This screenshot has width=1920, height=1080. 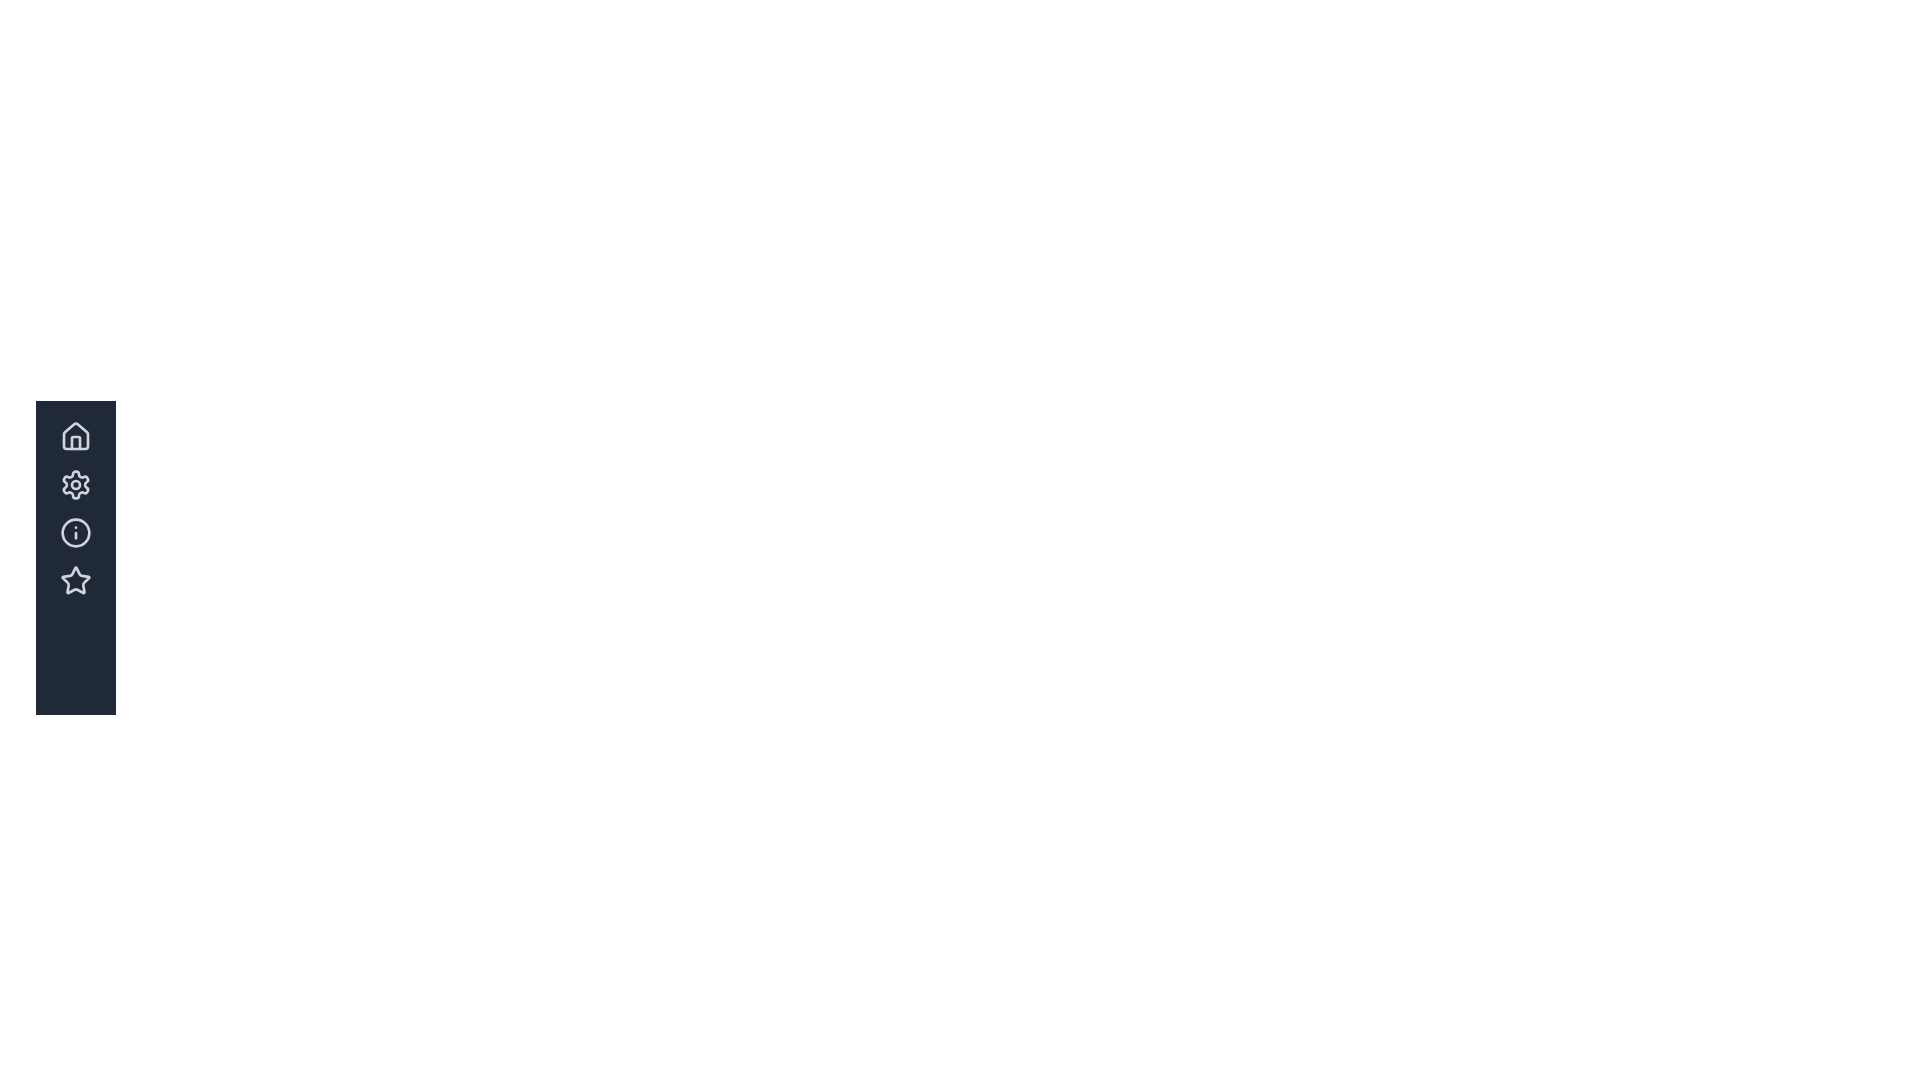 I want to click on the Icon that serves as a shortcut for accessing a user's favorite items, which is the fourth option in the vertical stack of icons in the sidebar, revealing the label 'Access your favorites', so click(x=76, y=581).